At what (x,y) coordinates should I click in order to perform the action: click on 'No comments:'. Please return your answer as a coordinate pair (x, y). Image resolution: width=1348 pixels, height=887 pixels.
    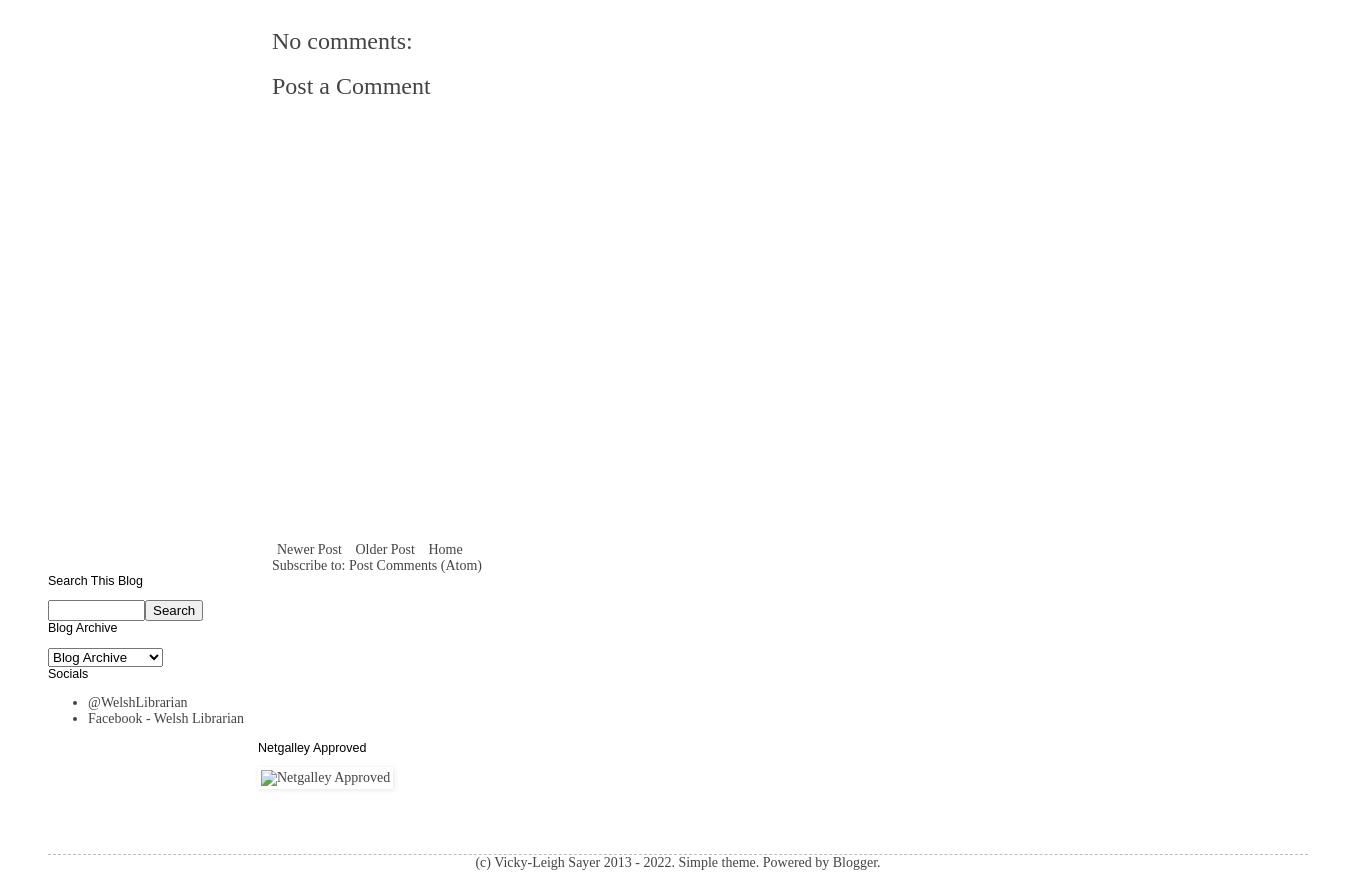
    Looking at the image, I should click on (340, 40).